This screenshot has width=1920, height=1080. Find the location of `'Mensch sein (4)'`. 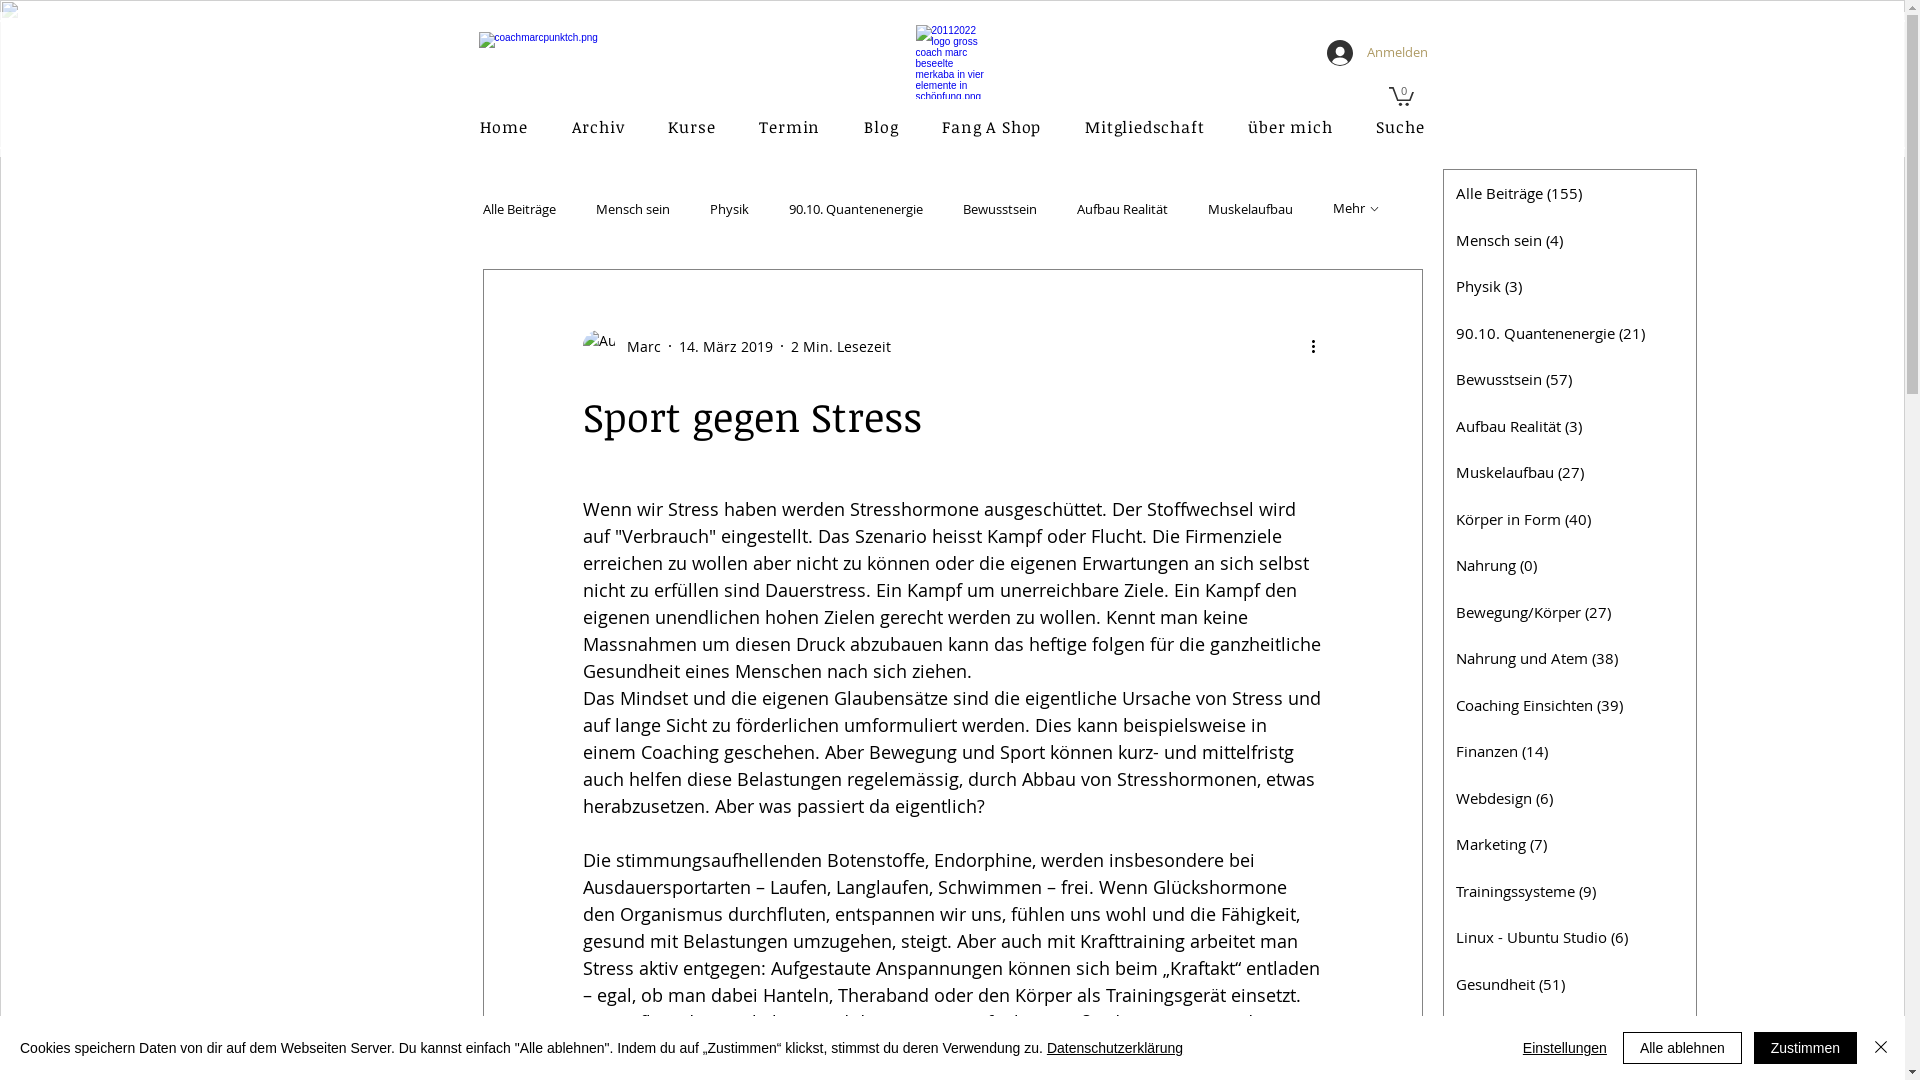

'Mensch sein (4)' is located at coordinates (1568, 238).